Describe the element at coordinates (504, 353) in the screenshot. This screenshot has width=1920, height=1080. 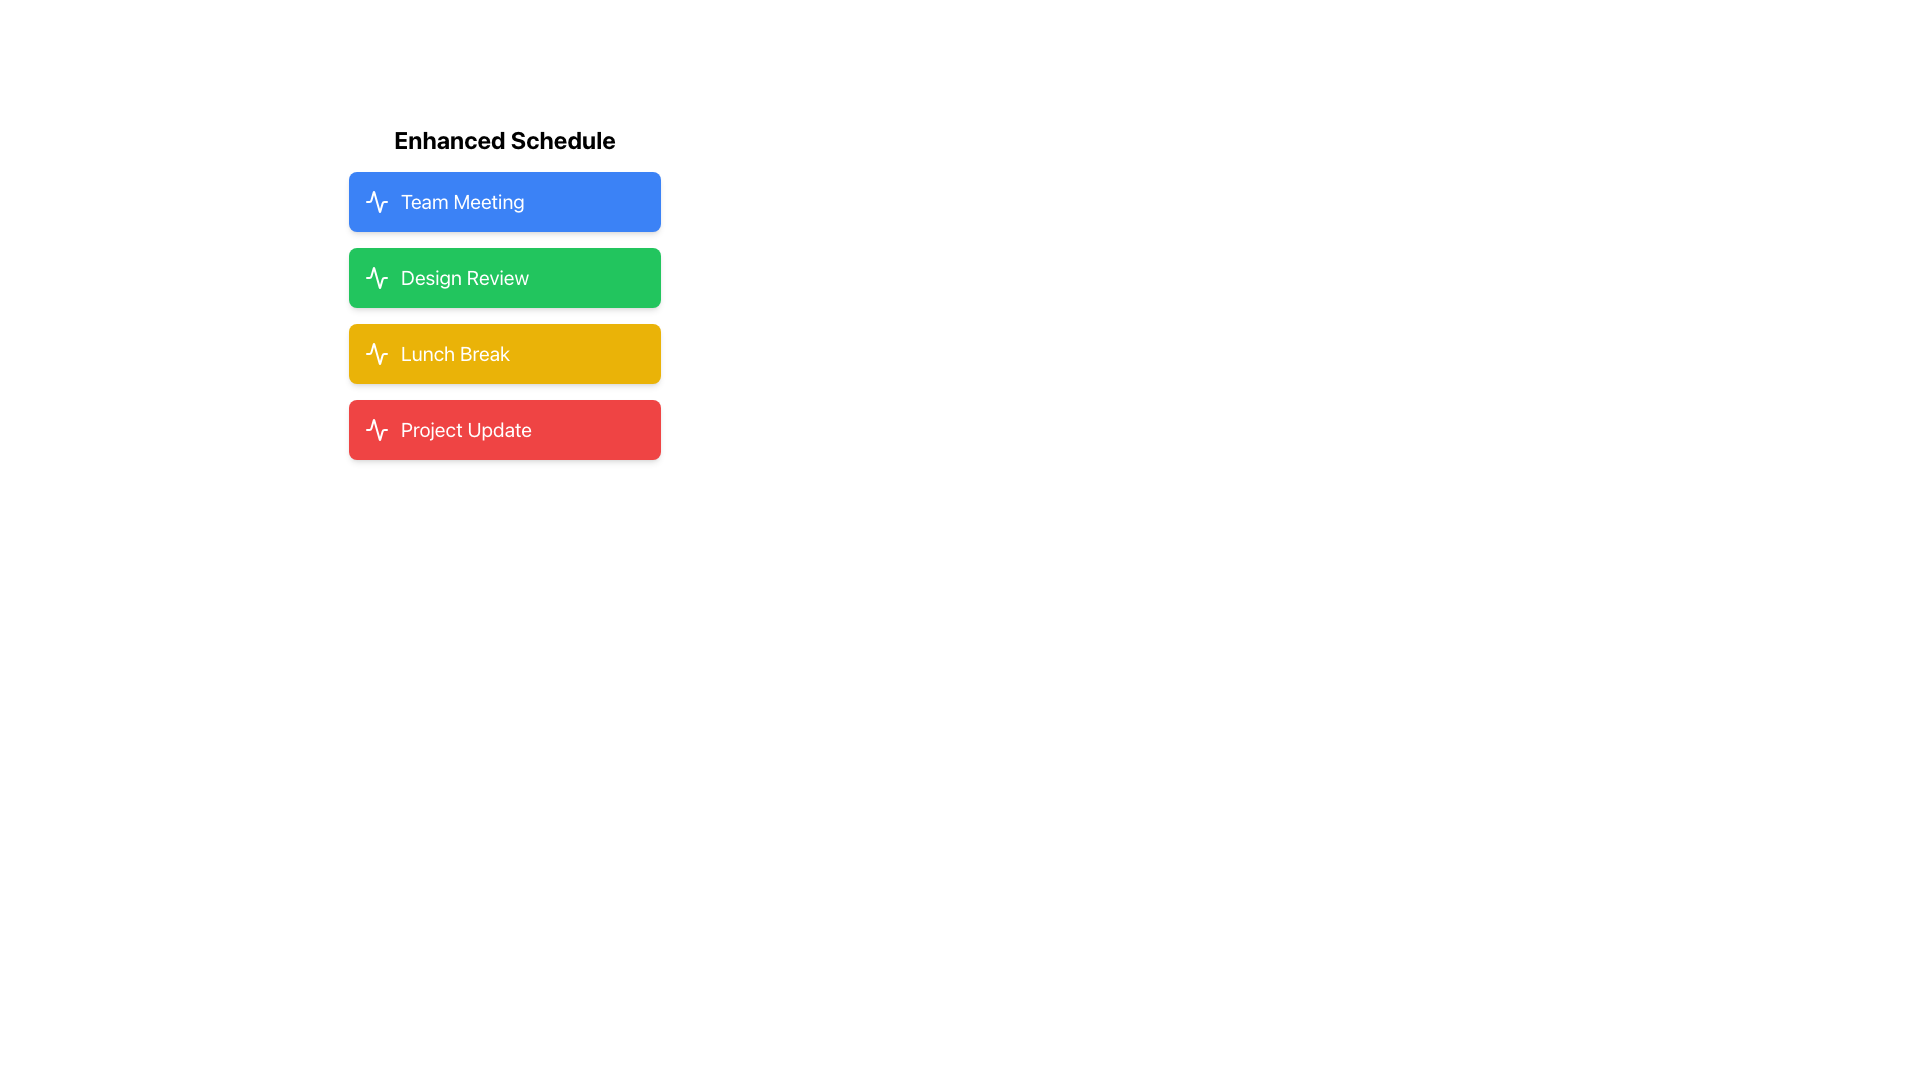
I see `the 'Lunch Break' button, which is a rectangular button with rounded edges, a yellow background, and white text and icon, positioned as the third button in the list under 'Design Review'` at that location.